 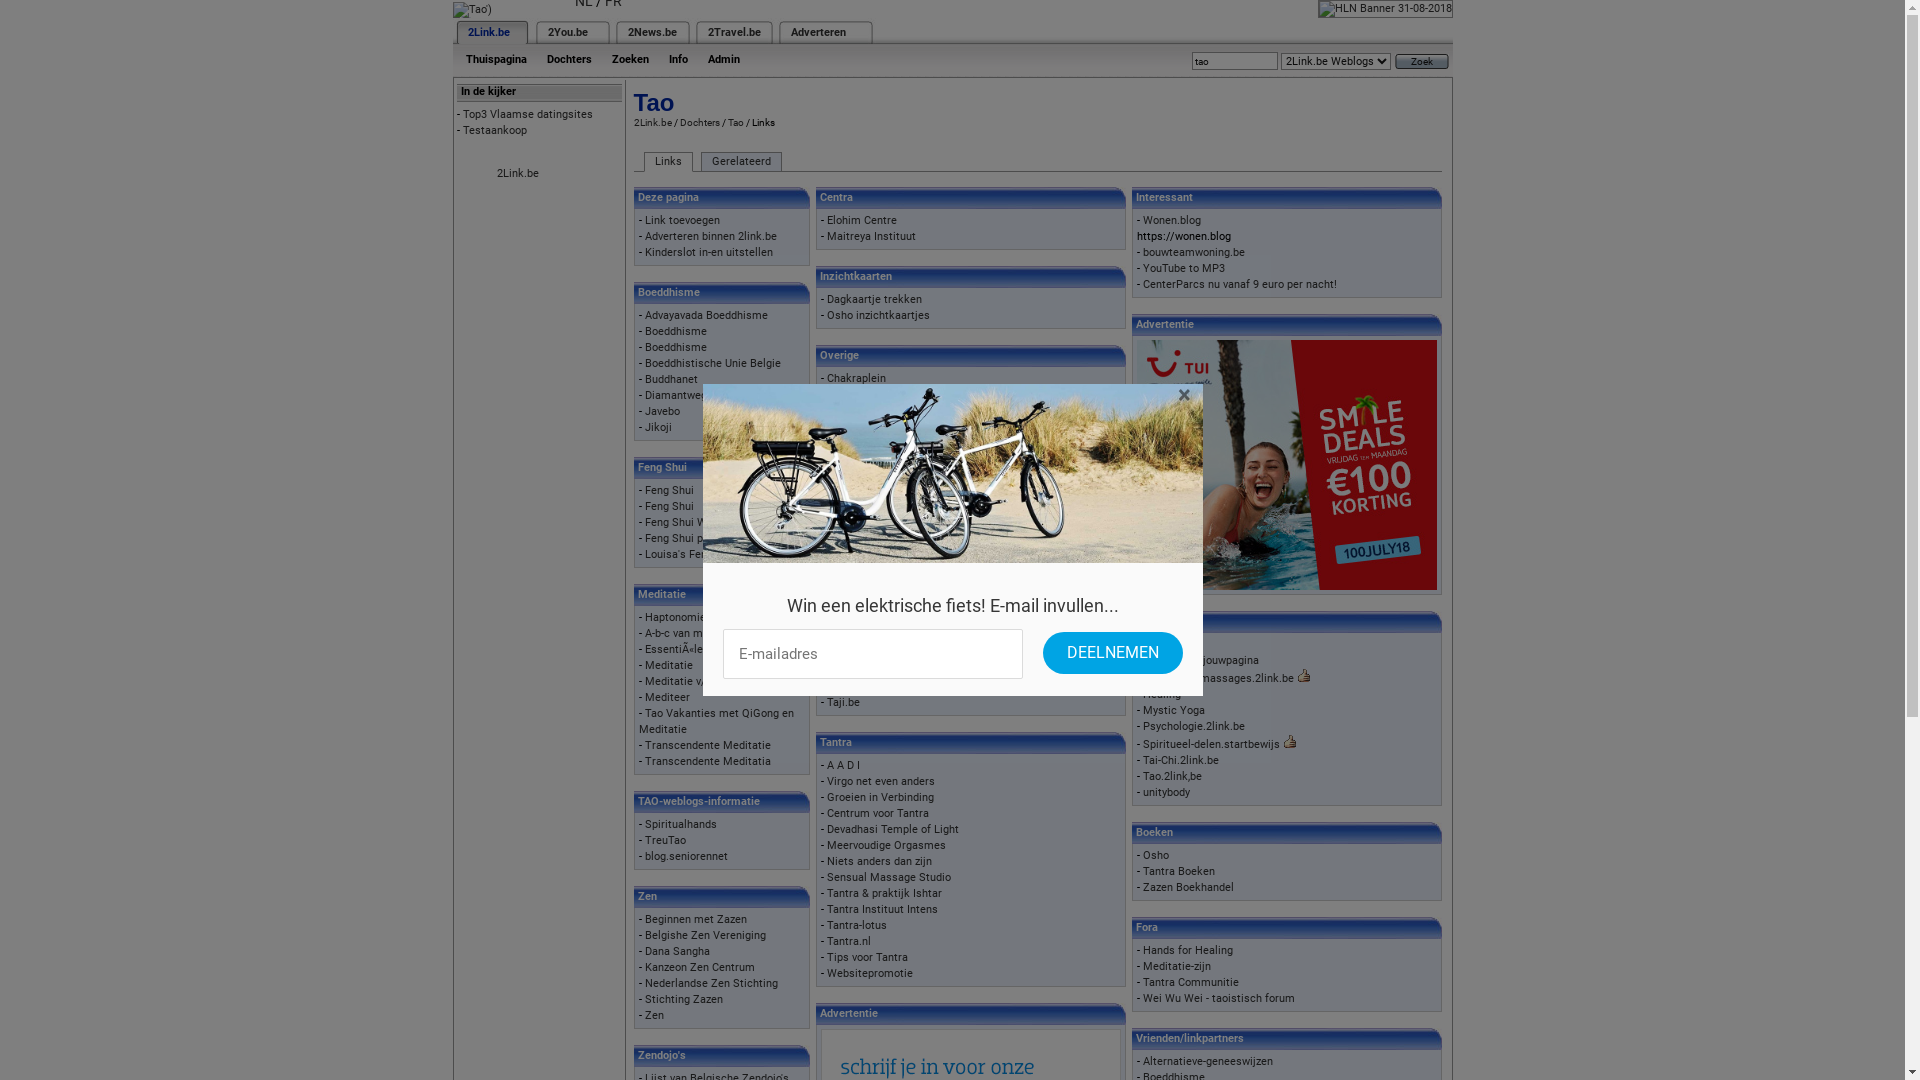 I want to click on 'Dagkaartje trekken', so click(x=873, y=299).